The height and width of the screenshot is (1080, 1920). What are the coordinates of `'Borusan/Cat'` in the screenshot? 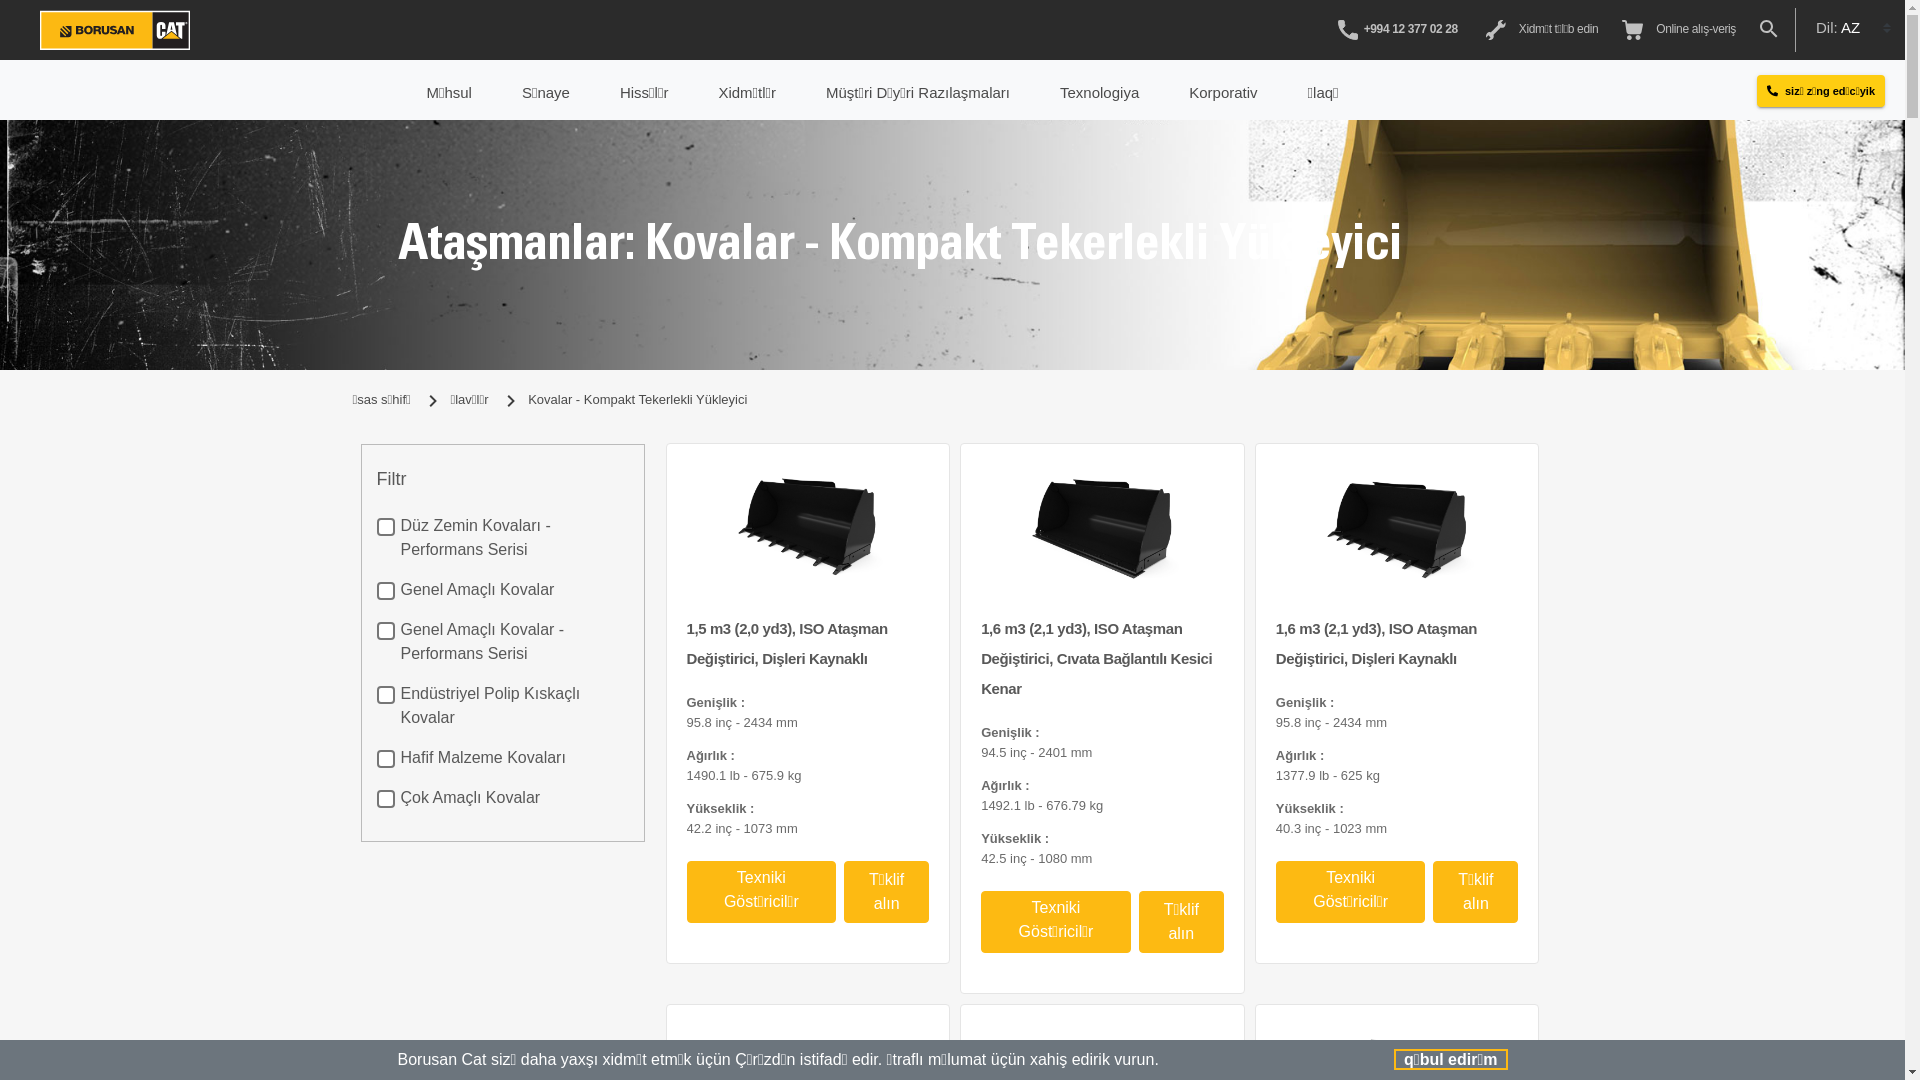 It's located at (114, 30).